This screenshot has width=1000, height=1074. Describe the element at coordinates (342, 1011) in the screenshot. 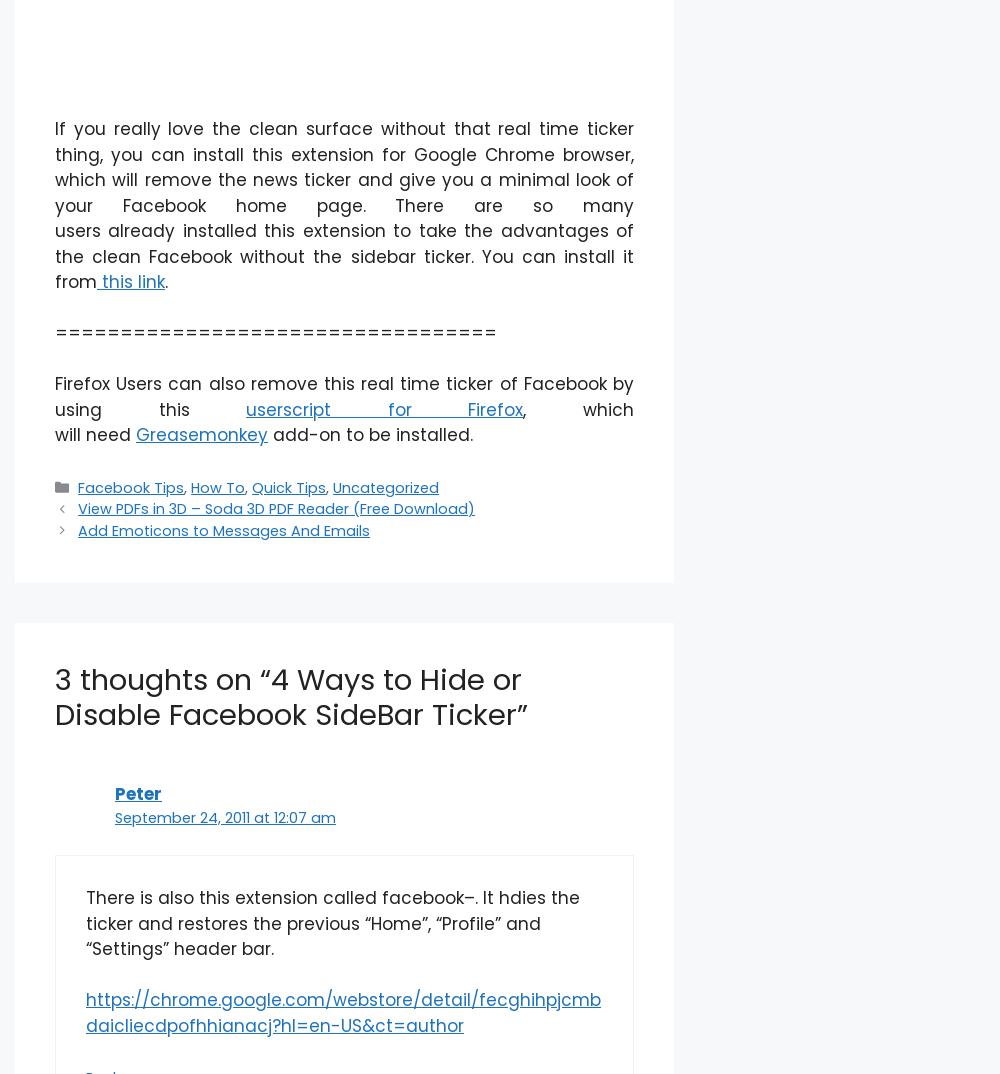

I see `'https://chrome.google.com/webstore/detail/fecghihpjcmbdaicliecdpofhhianacj?hl=en-US&ct=author'` at that location.